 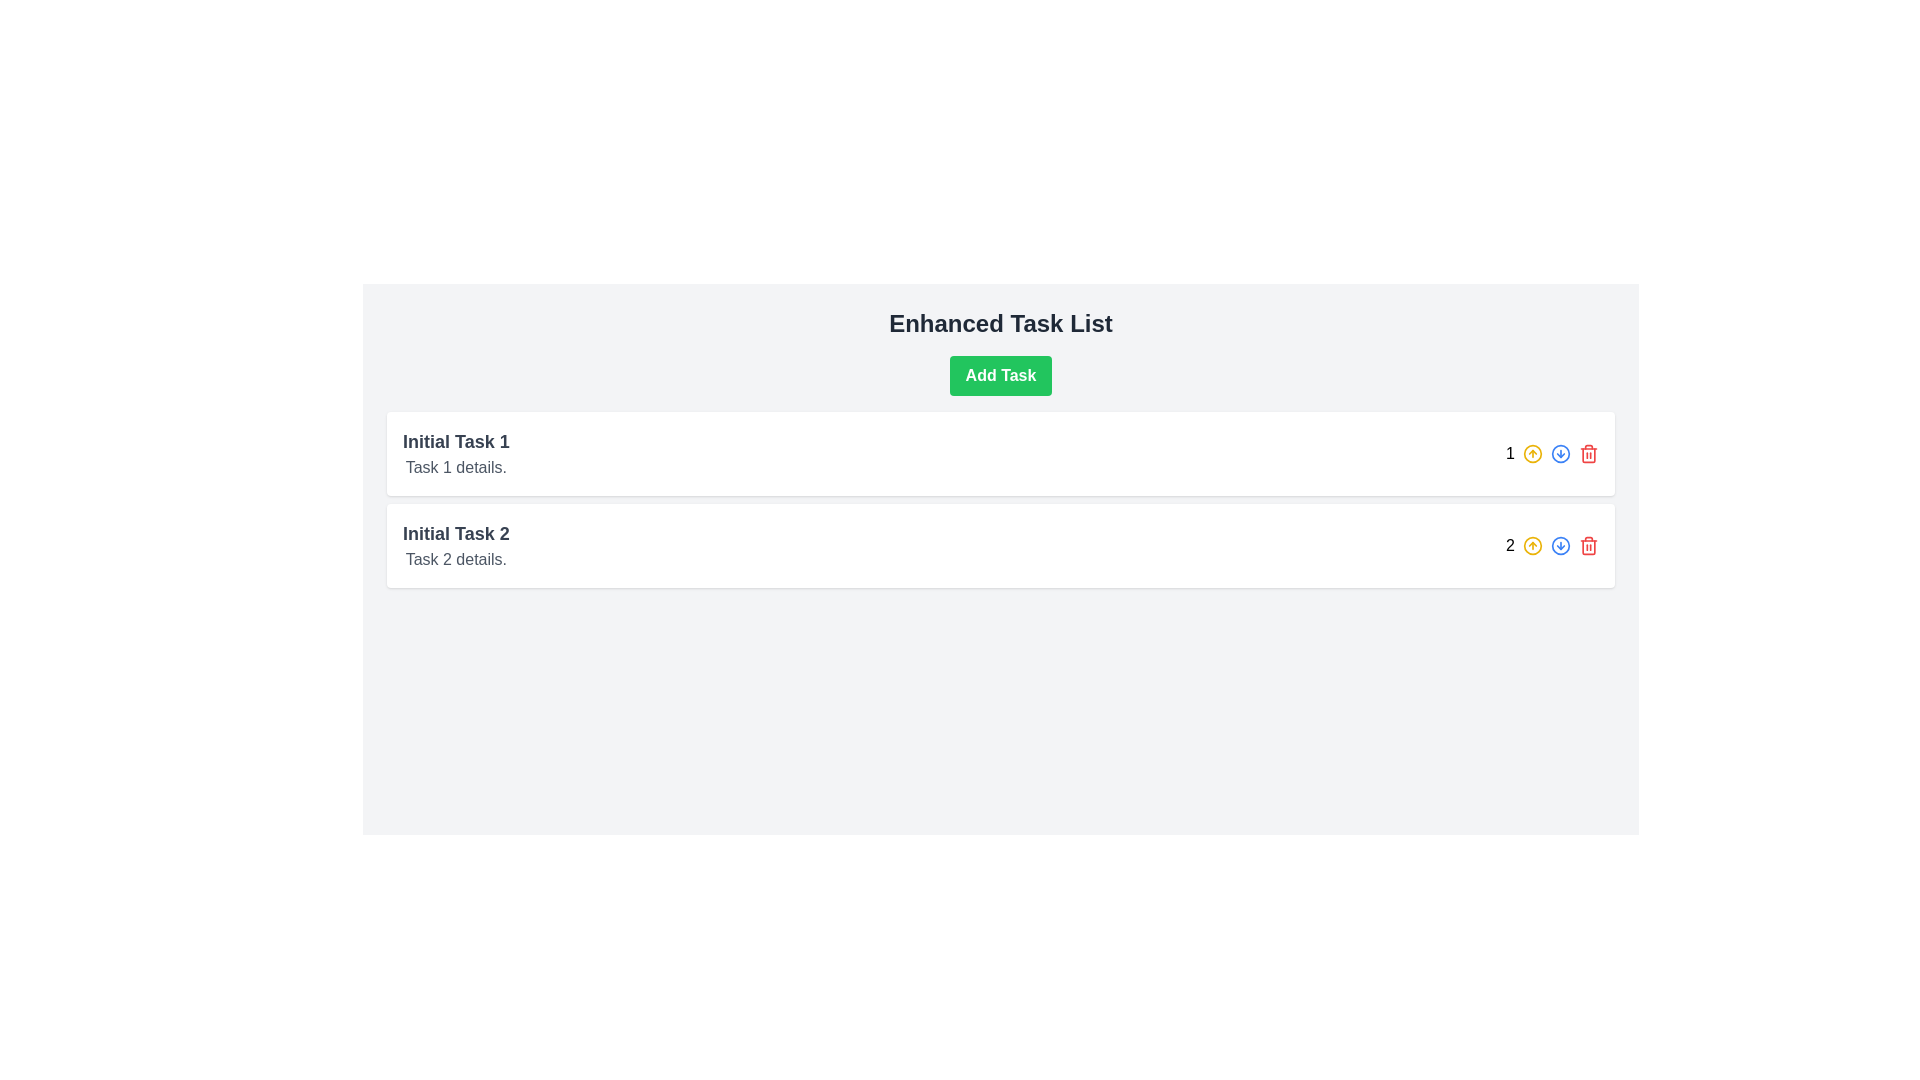 What do you see at coordinates (1559, 546) in the screenshot?
I see `the control button located in the second row of the task list, positioned towards the far right, following the numeric label '2'` at bounding box center [1559, 546].